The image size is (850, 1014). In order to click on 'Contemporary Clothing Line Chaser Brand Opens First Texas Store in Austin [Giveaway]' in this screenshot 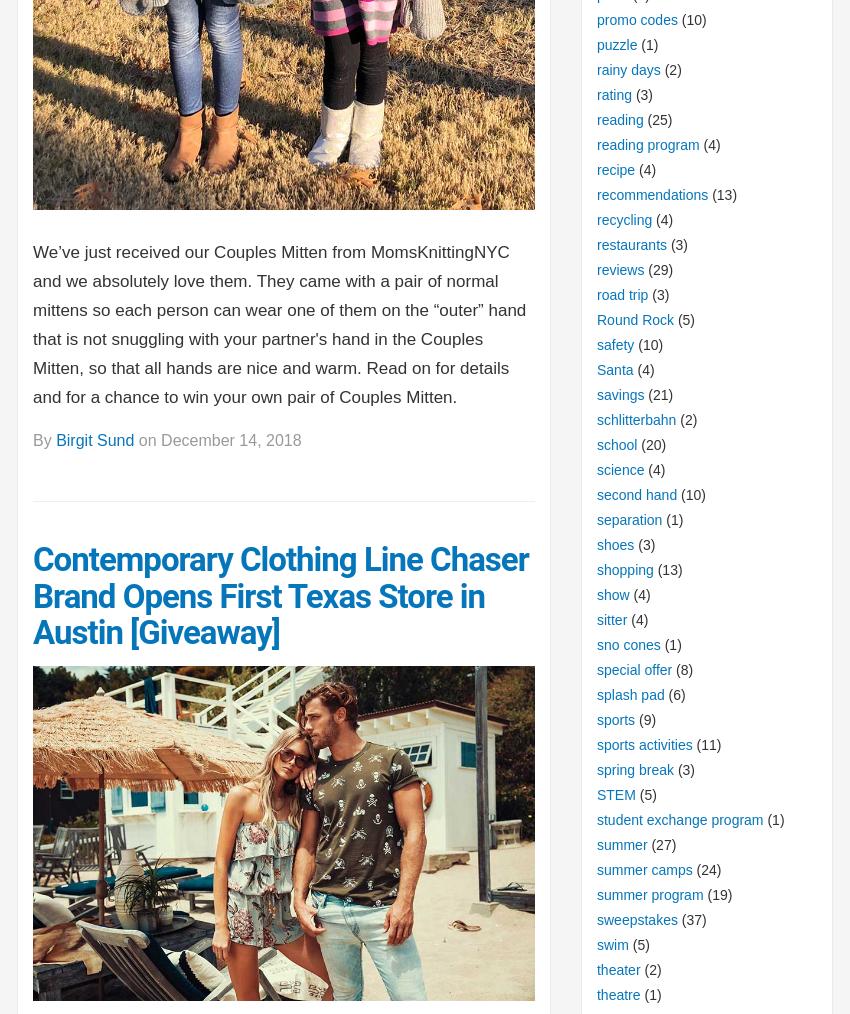, I will do `click(279, 595)`.